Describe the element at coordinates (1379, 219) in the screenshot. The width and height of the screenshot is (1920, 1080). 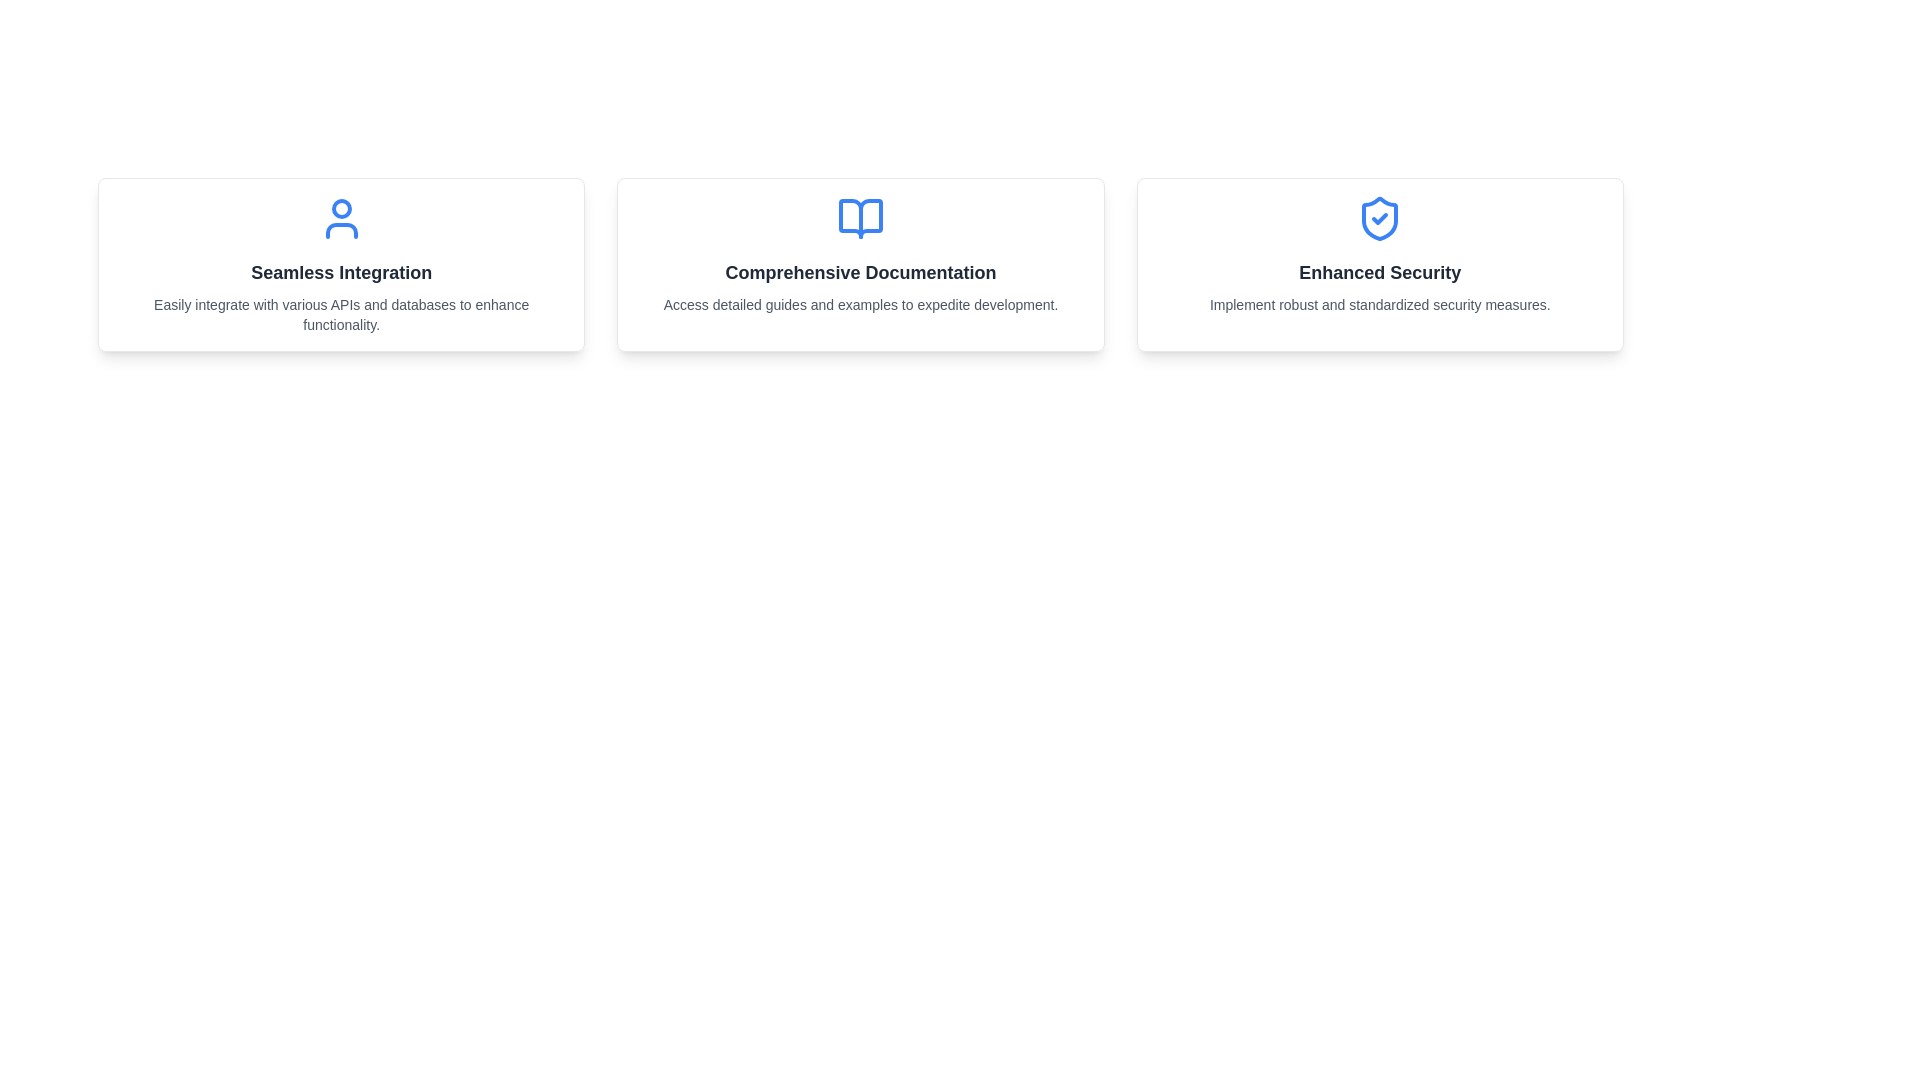
I see `the centered shield icon with a check mark in the 'Enhanced Security' block, which is styled in blue with black outlines` at that location.